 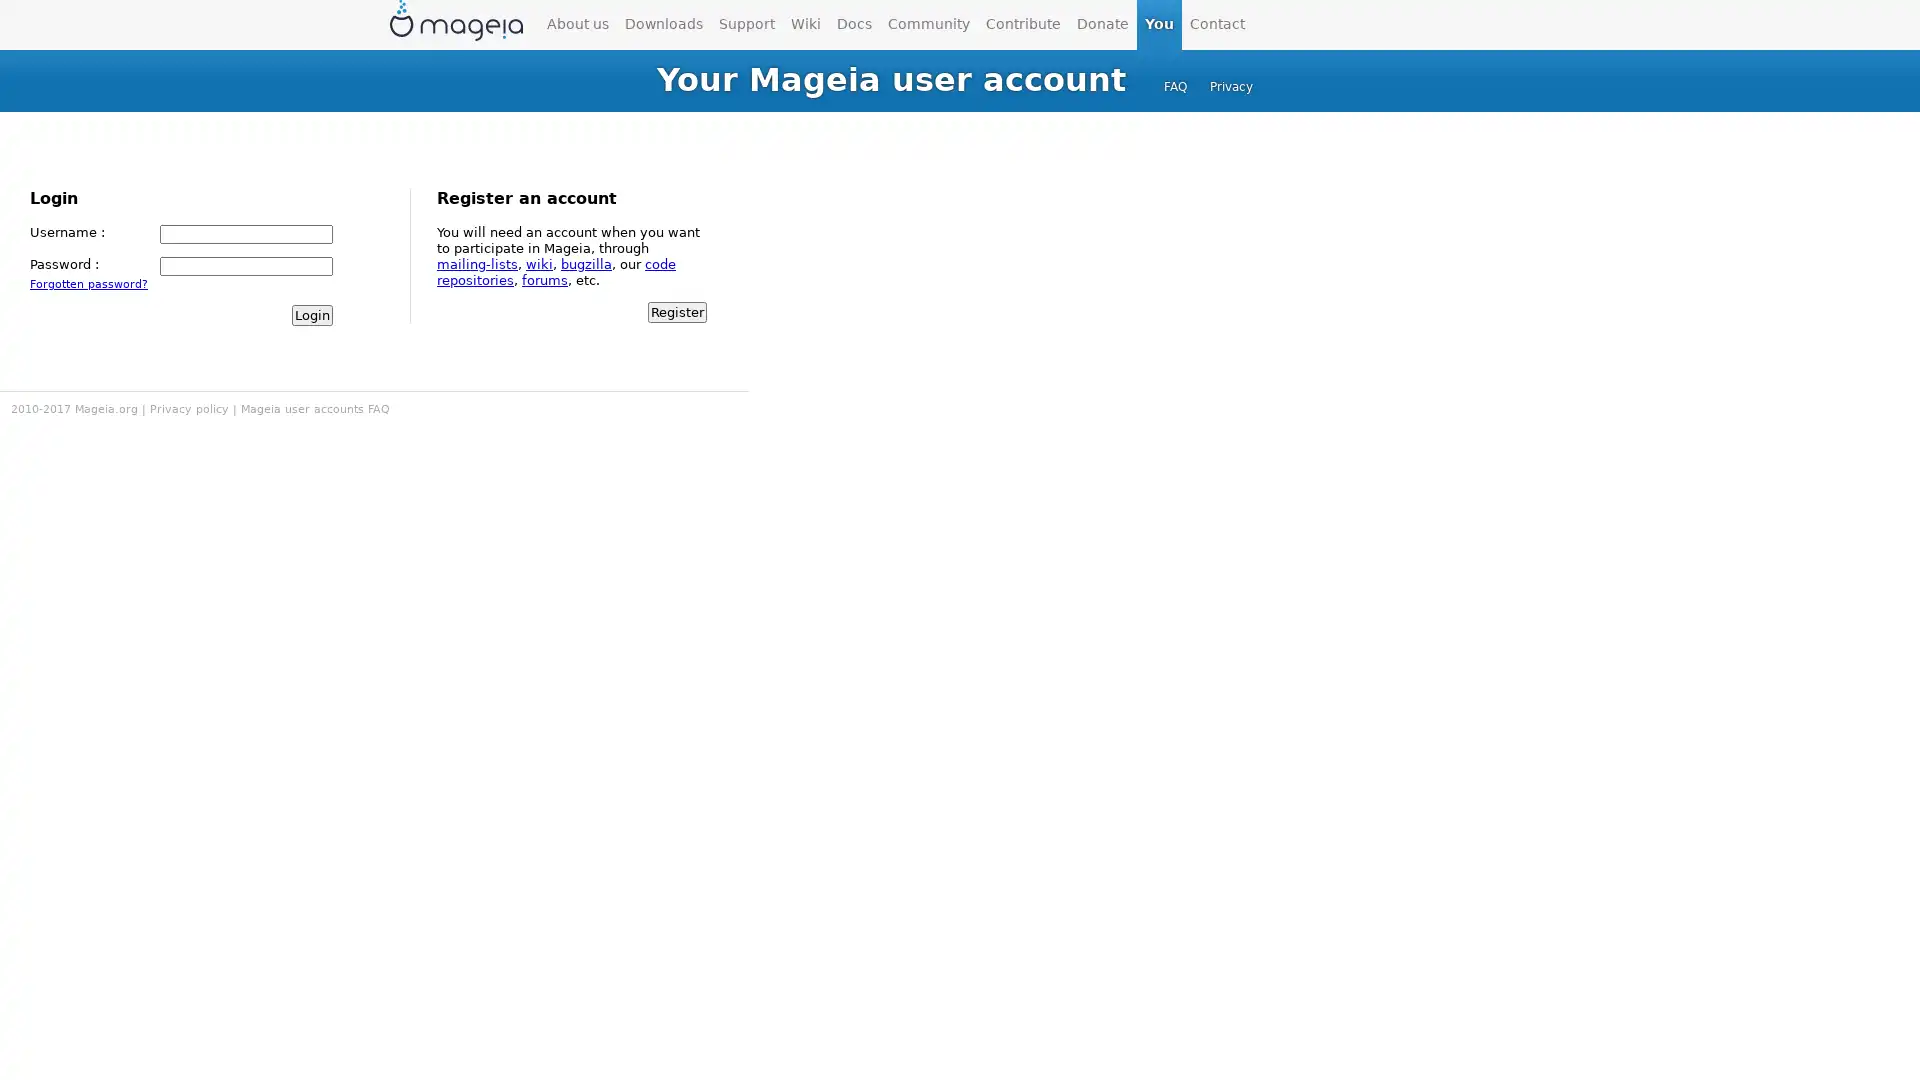 What do you see at coordinates (676, 311) in the screenshot?
I see `Register` at bounding box center [676, 311].